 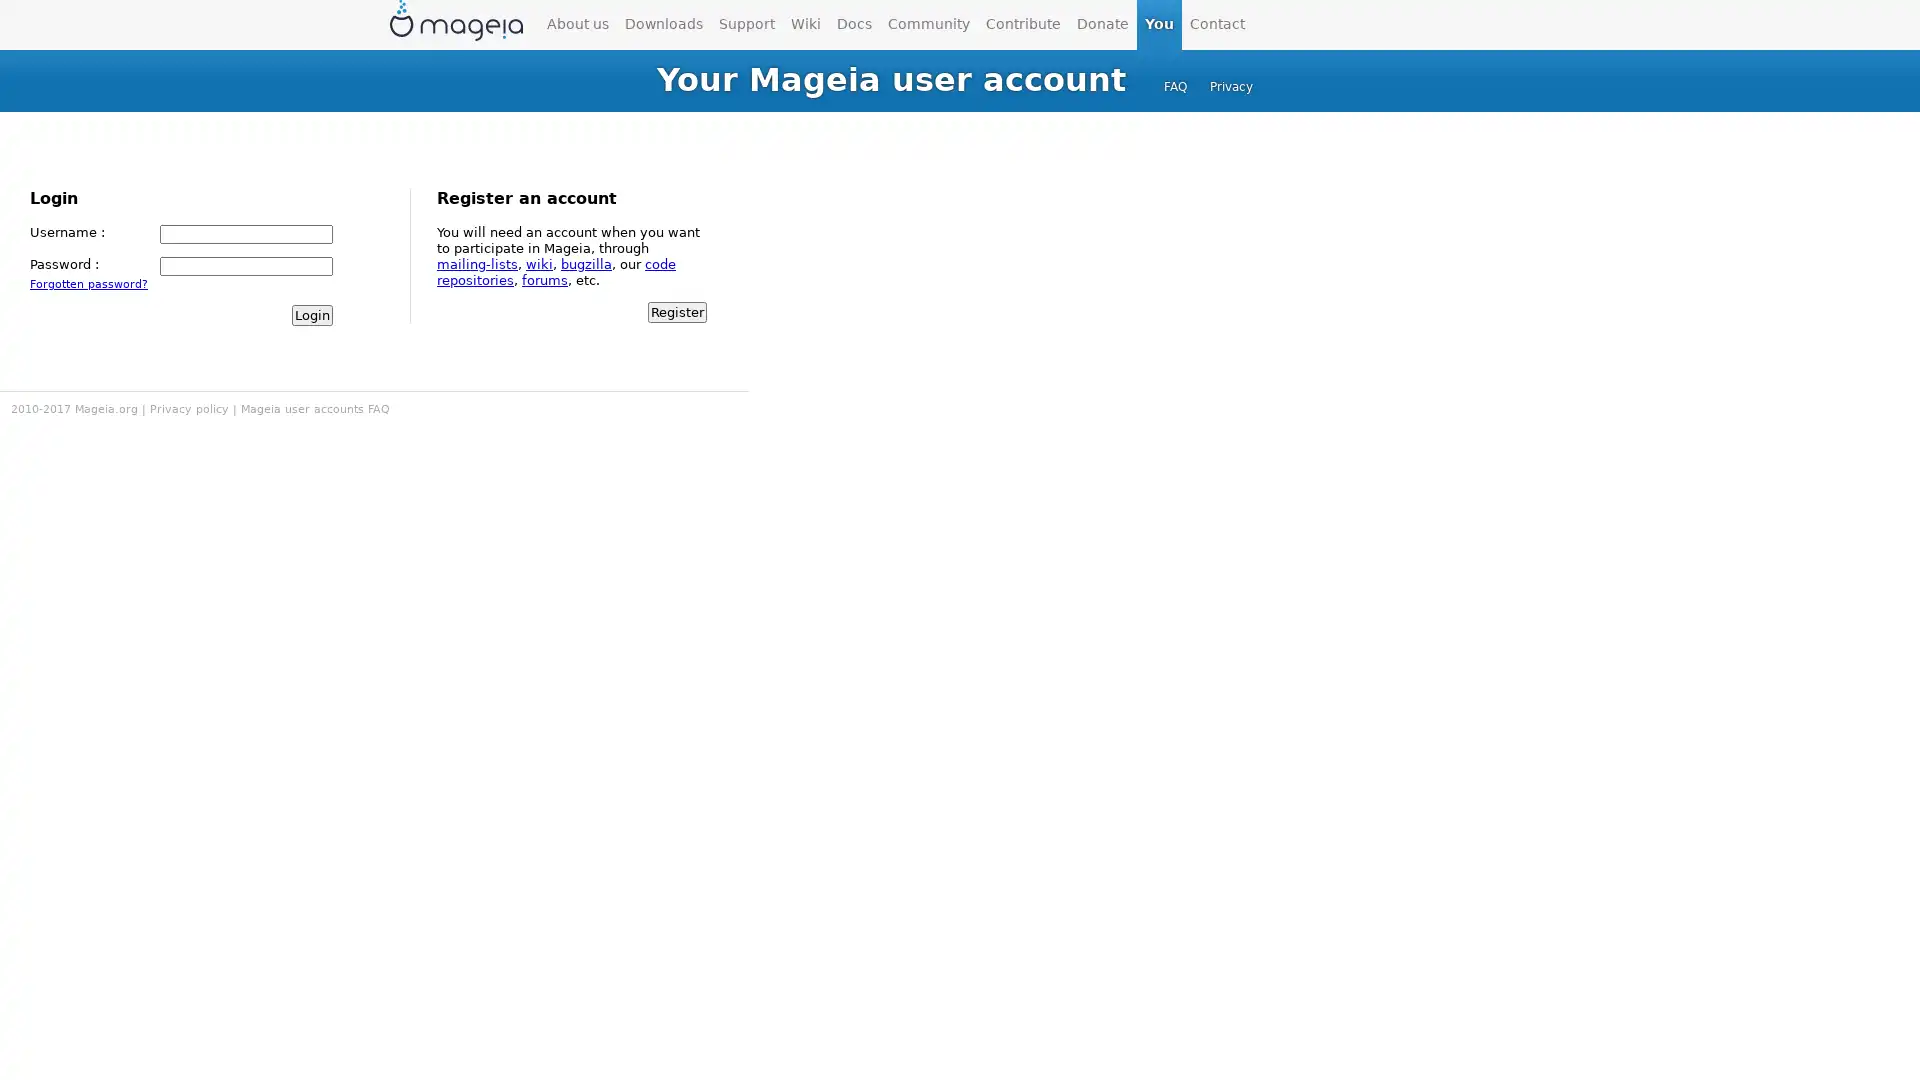 What do you see at coordinates (676, 311) in the screenshot?
I see `Register` at bounding box center [676, 311].